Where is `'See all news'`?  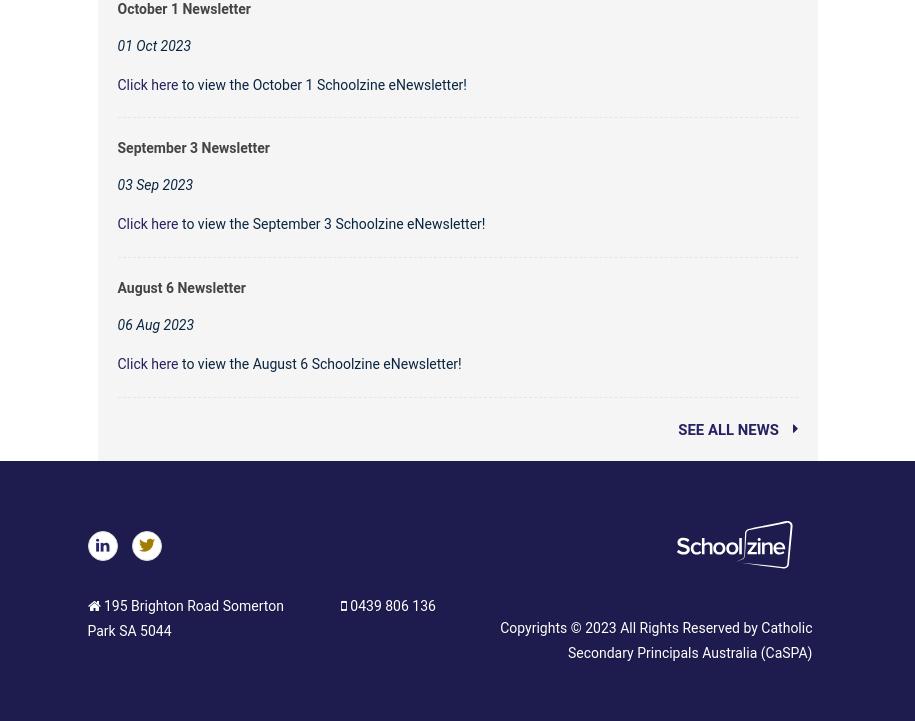 'See all news' is located at coordinates (729, 428).